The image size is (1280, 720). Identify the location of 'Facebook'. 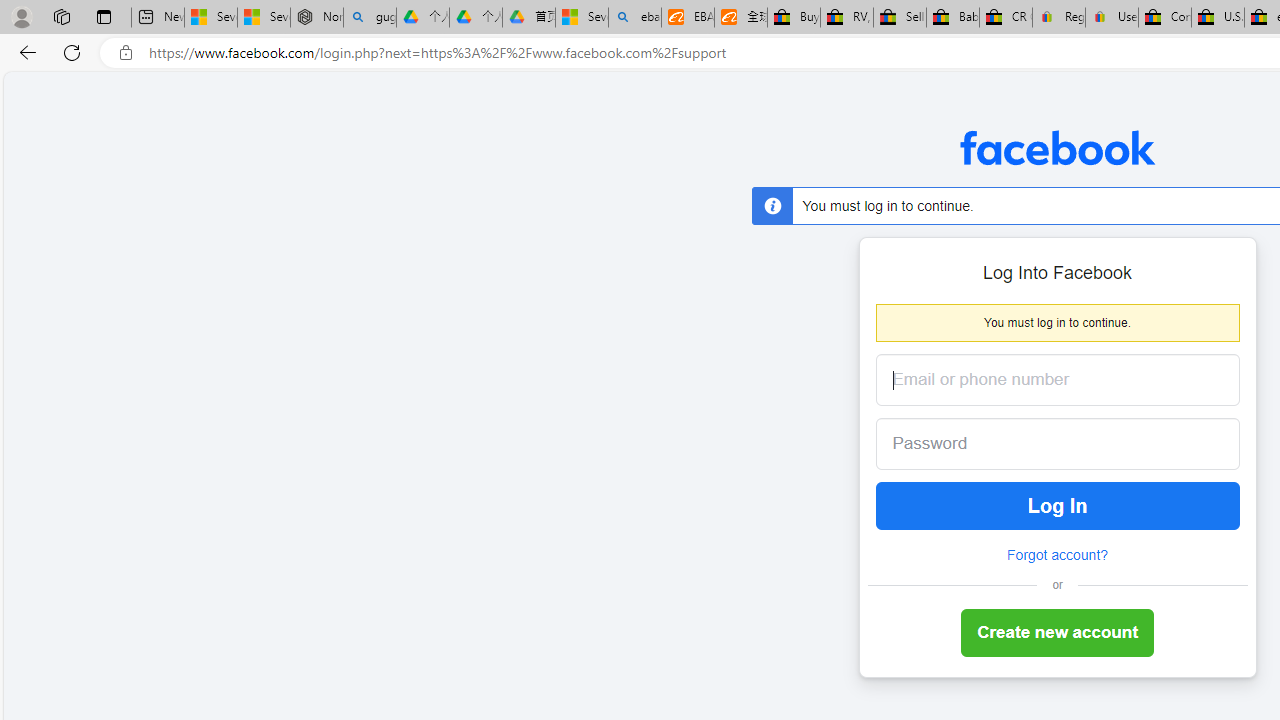
(1056, 146).